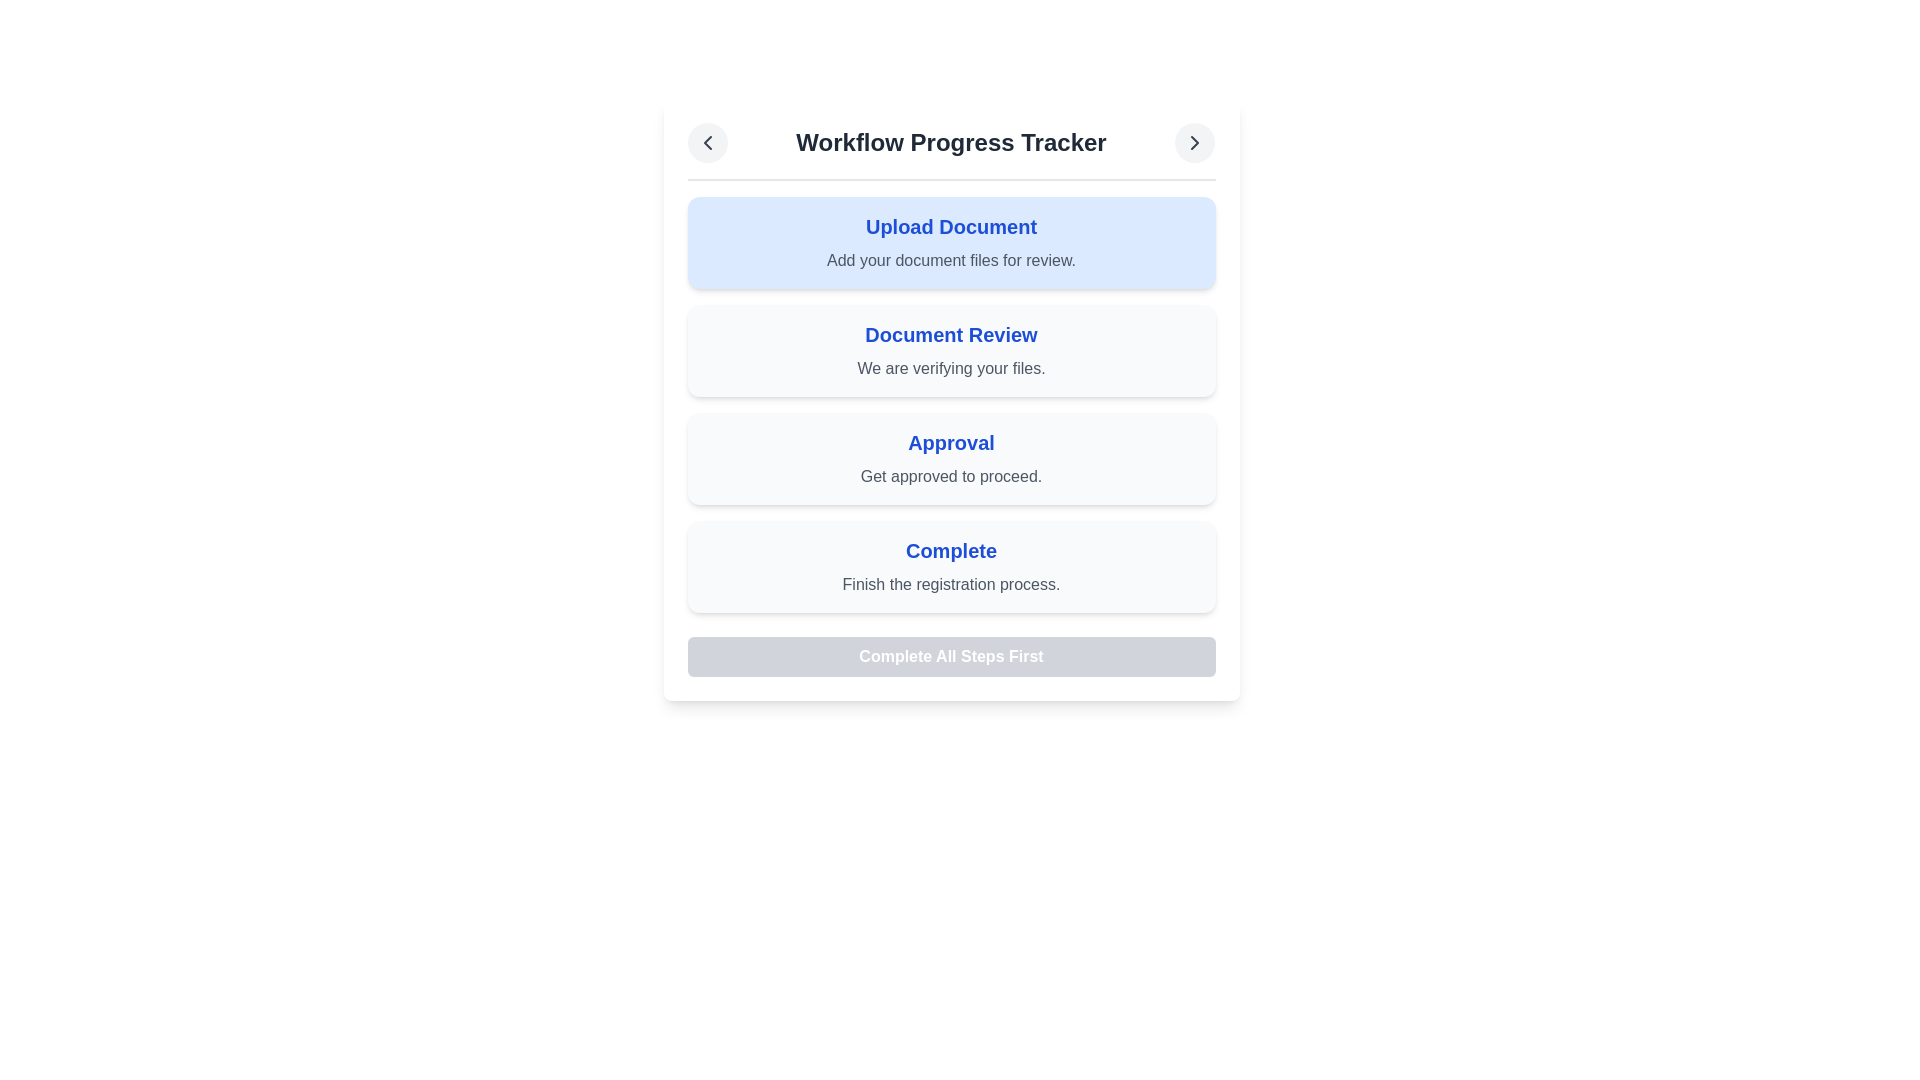 The image size is (1920, 1080). Describe the element at coordinates (707, 141) in the screenshot. I see `the circular navigational Icon element located at the top-left corner of the 'Workflow Progress Tracker' section` at that location.